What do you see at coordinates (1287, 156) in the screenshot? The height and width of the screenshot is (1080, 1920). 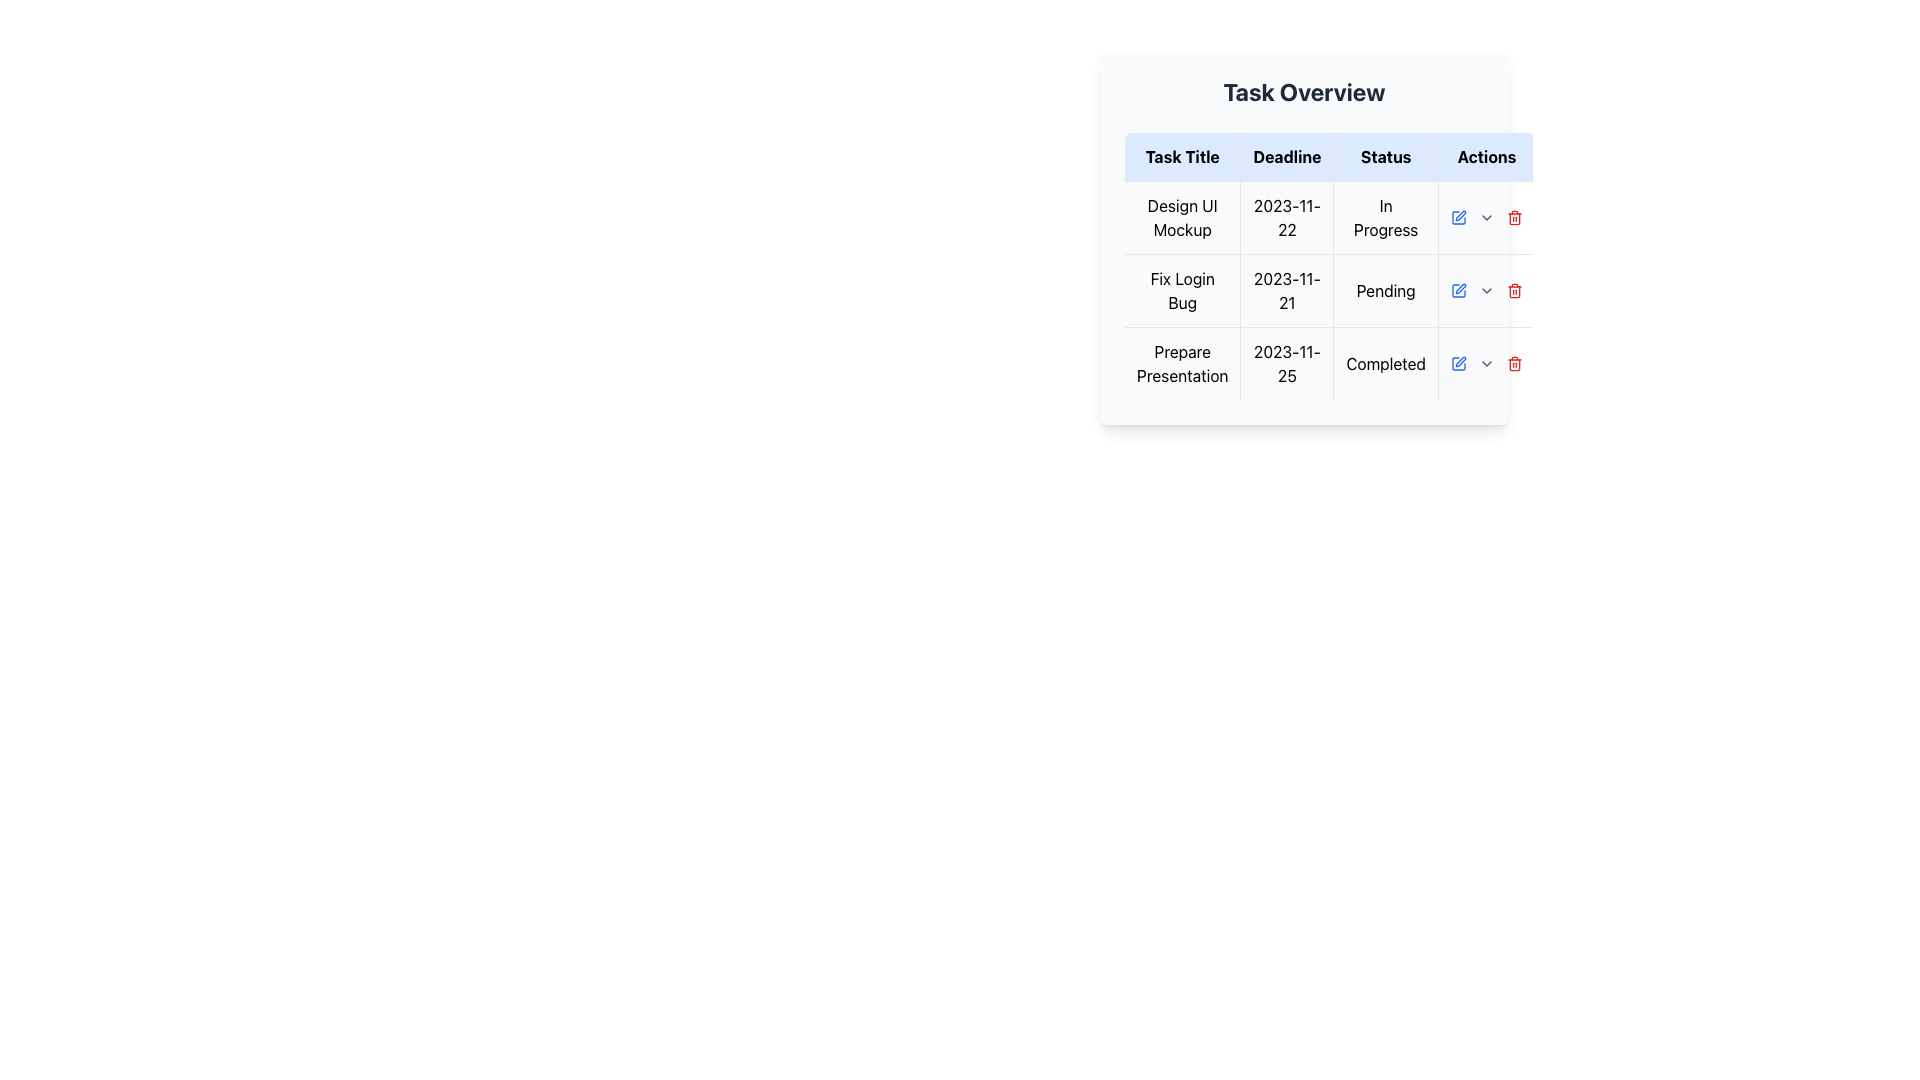 I see `the text label with the bold font reading 'Deadline', which is located between 'Task Title' and 'Status' in the header row of the table` at bounding box center [1287, 156].